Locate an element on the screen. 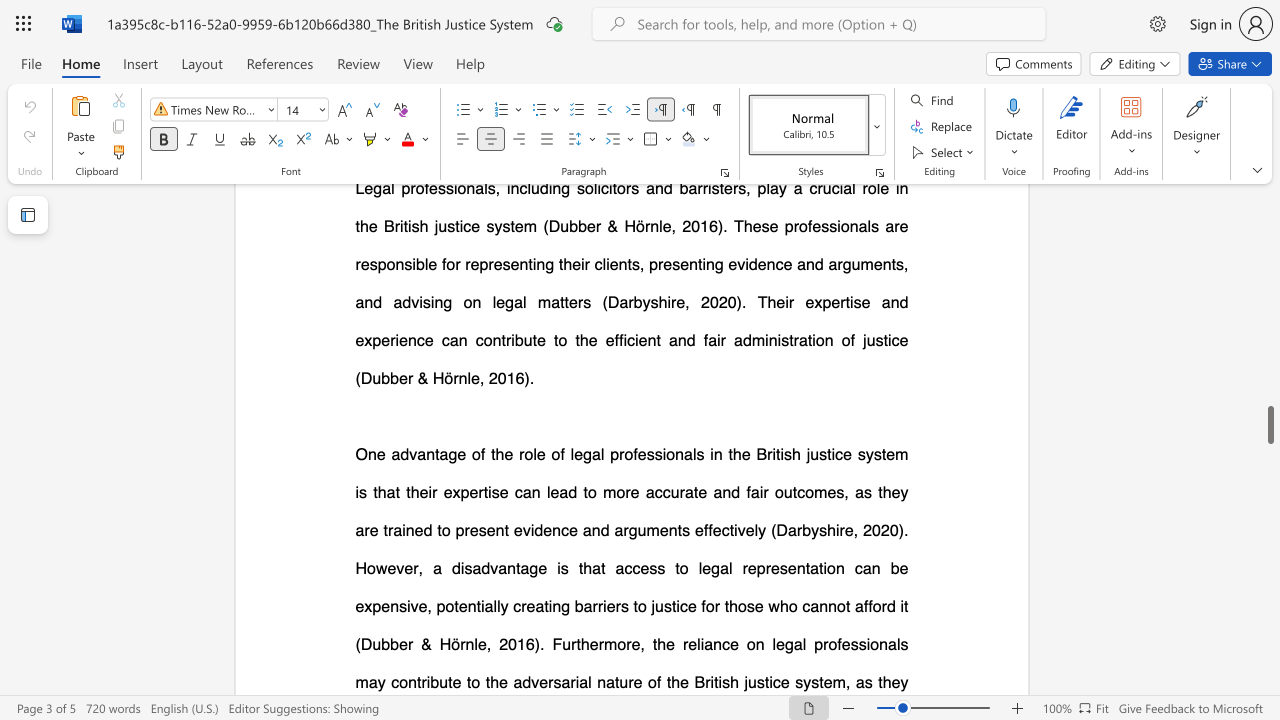  the scrollbar to move the page up is located at coordinates (1269, 360).